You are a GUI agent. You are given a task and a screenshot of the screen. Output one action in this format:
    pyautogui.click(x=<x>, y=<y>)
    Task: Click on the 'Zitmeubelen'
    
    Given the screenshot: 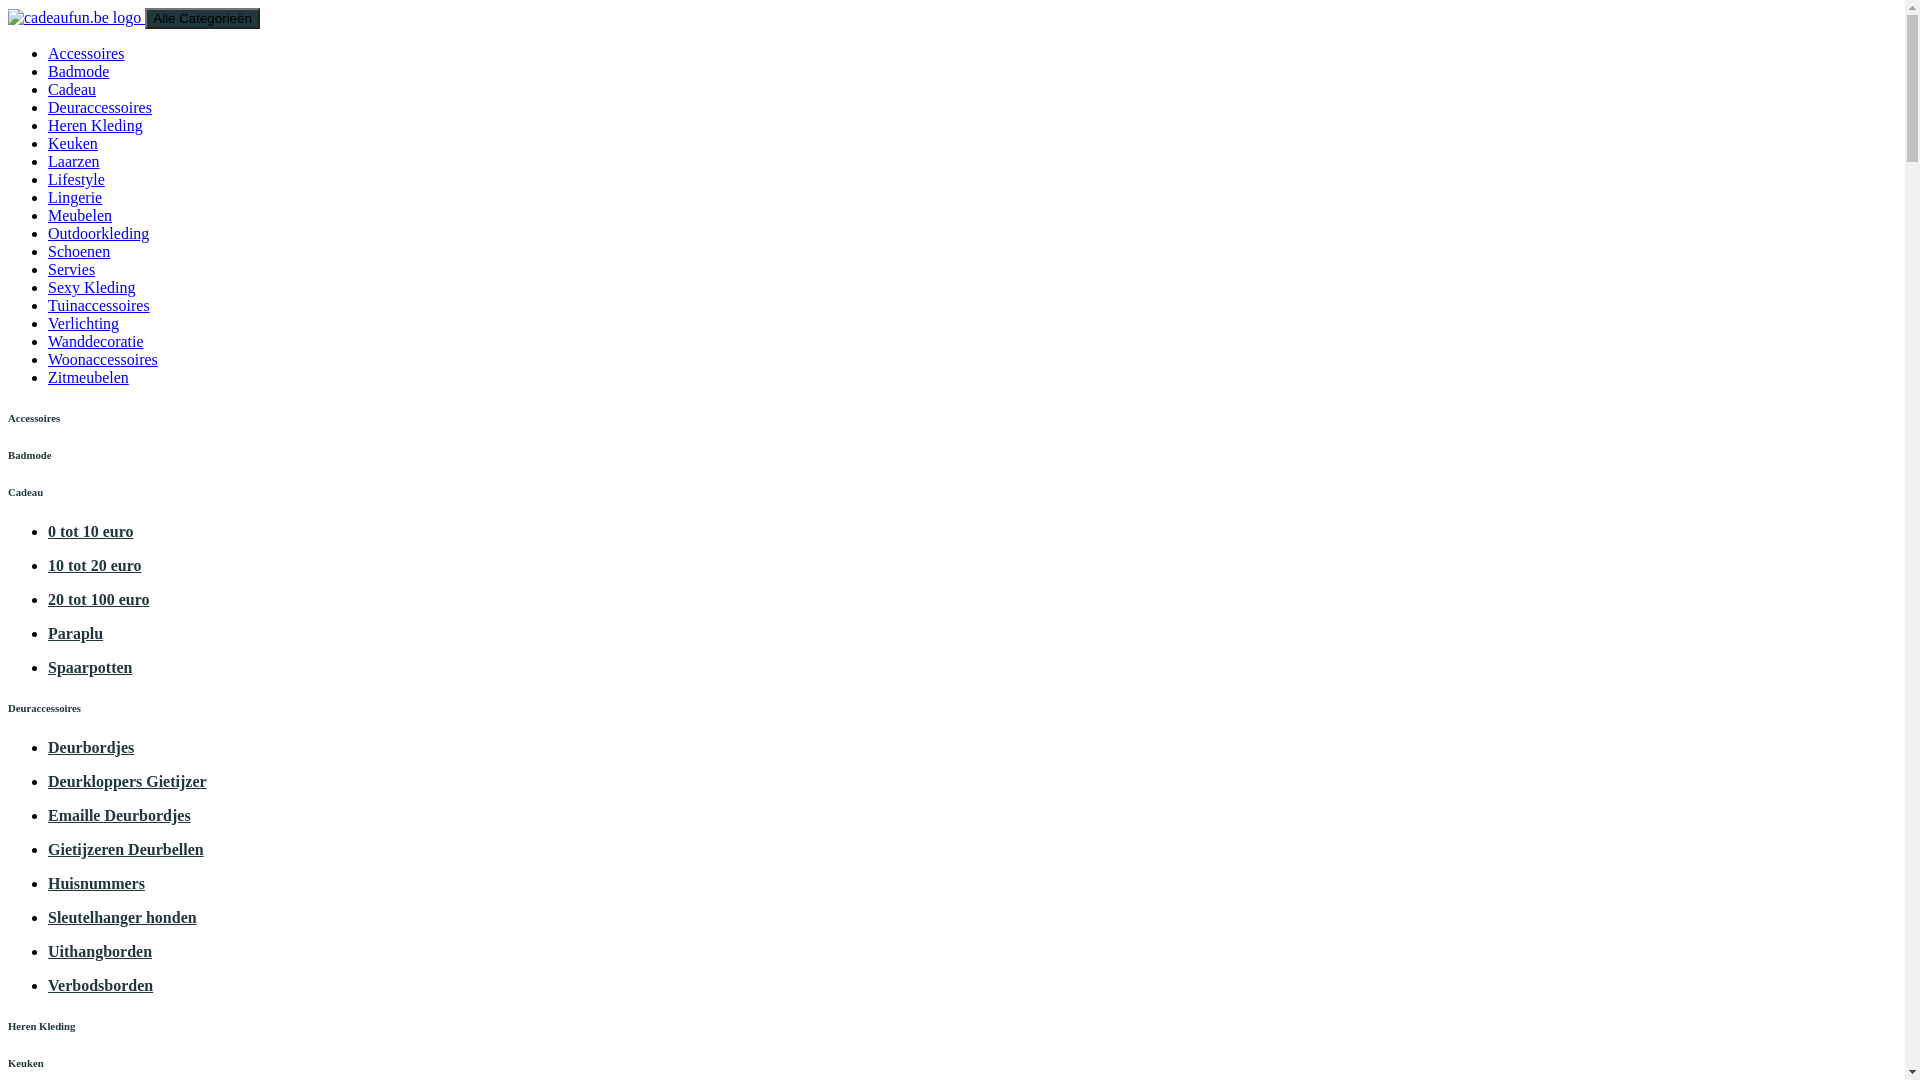 What is the action you would take?
    pyautogui.click(x=87, y=377)
    